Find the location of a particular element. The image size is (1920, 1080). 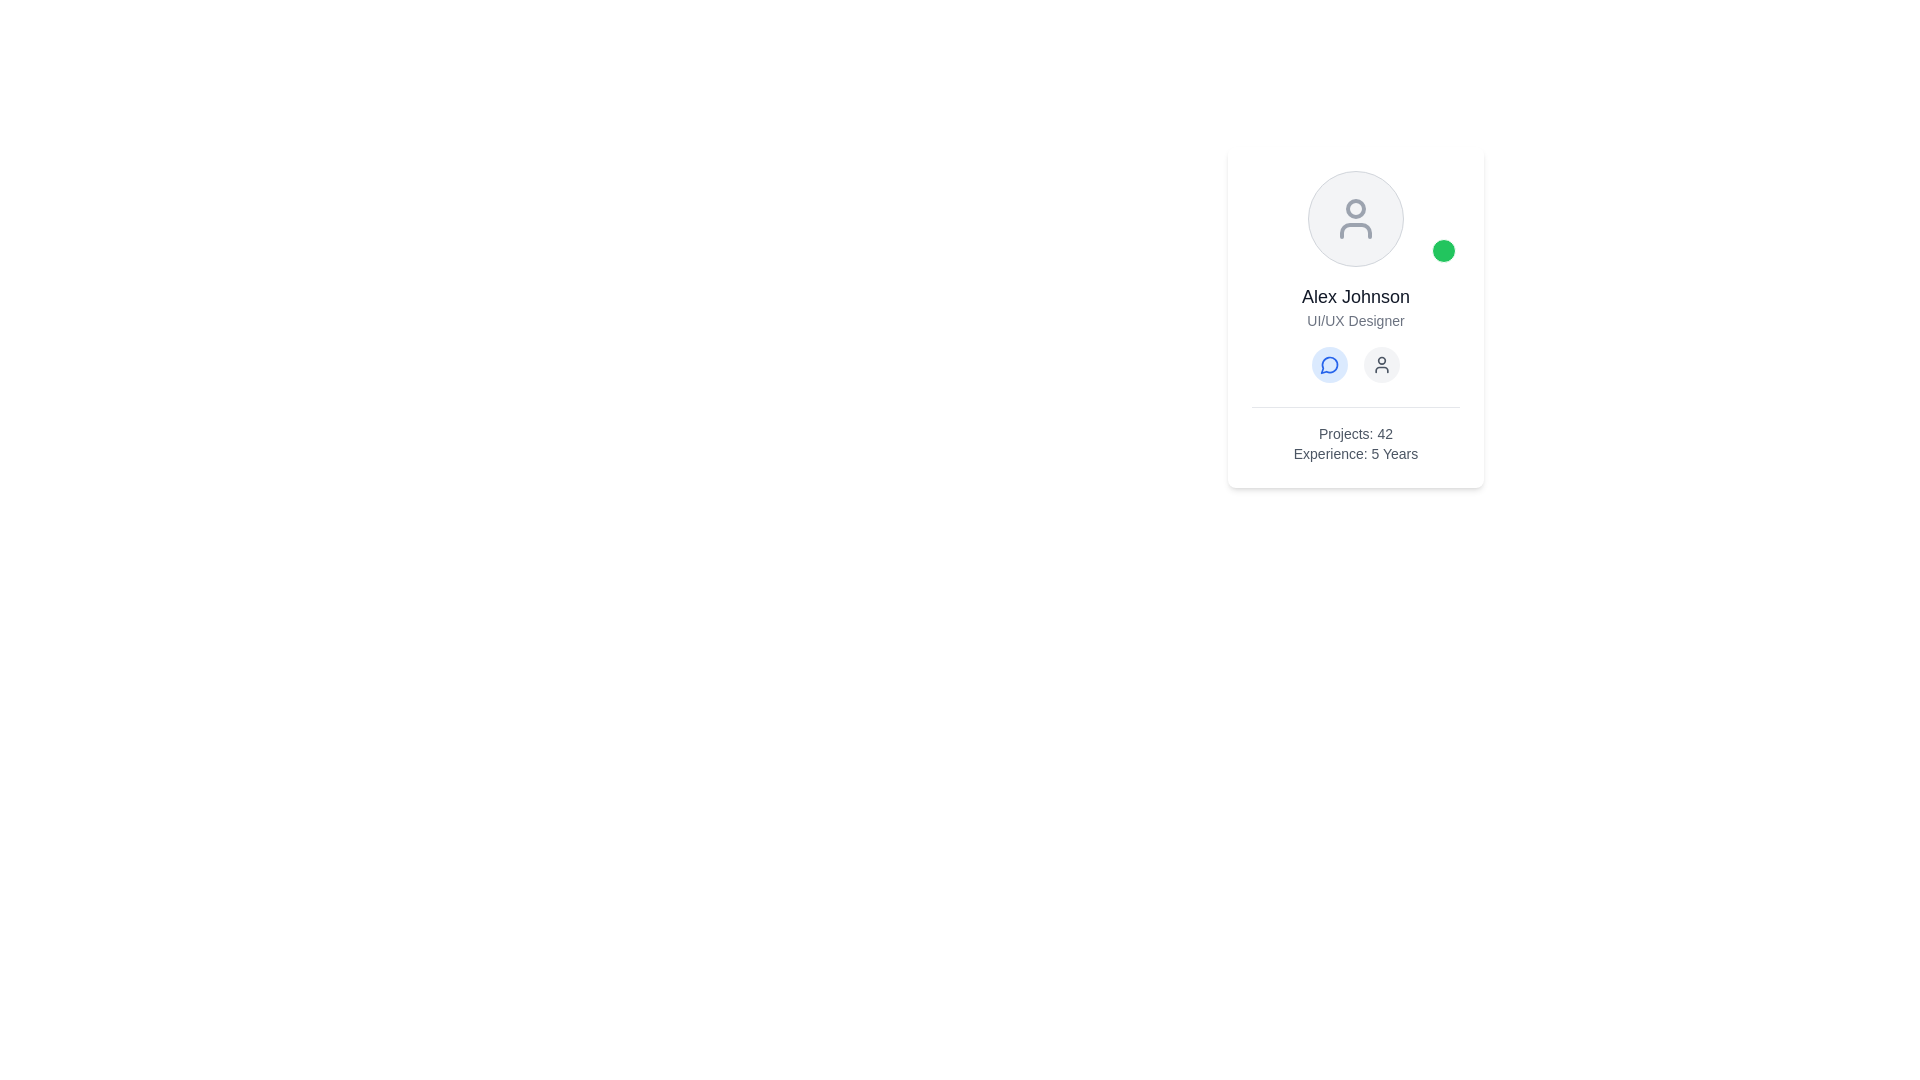

the text label displaying 'Experience: 5 Years', which is positioned below 'Projects: 42' is located at coordinates (1356, 454).